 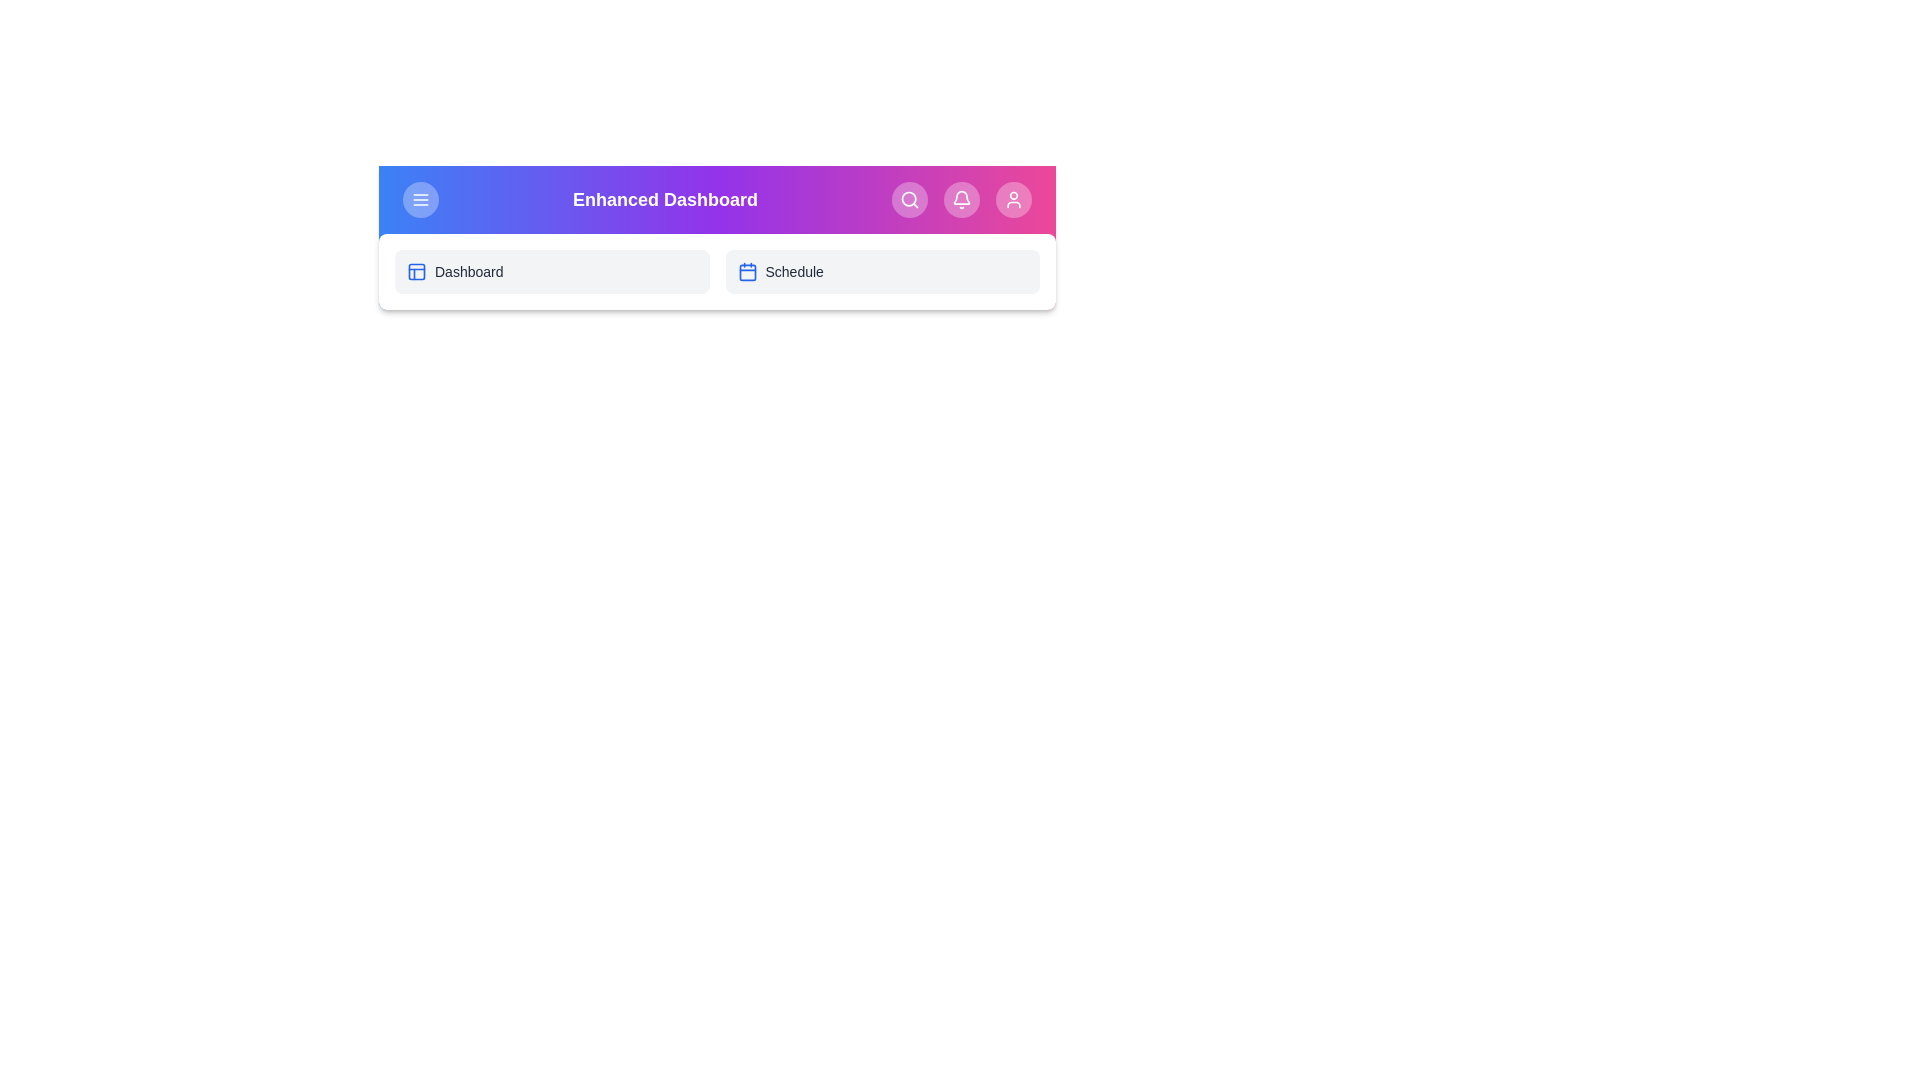 I want to click on the Profile button in the app bar, so click(x=1013, y=200).